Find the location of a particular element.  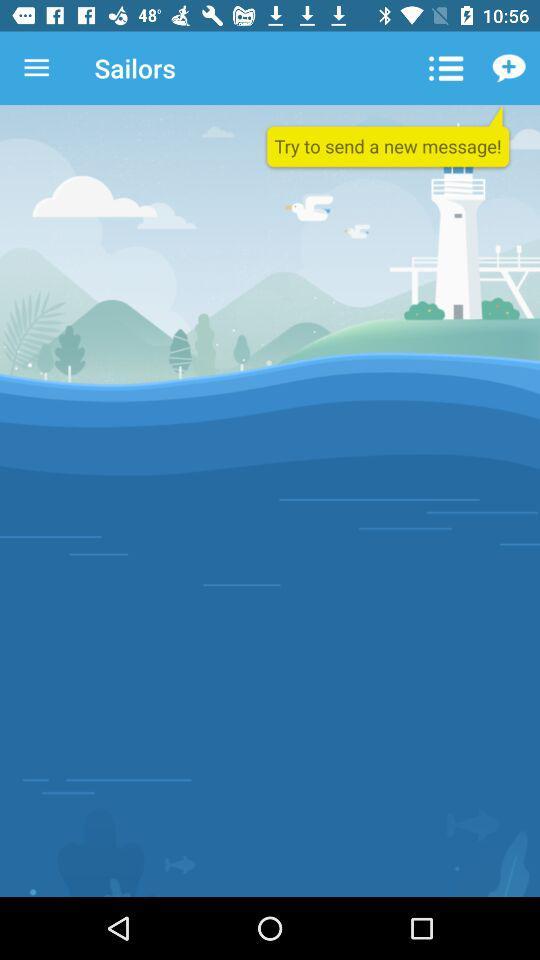

icon to the left of the sailors icon is located at coordinates (36, 68).